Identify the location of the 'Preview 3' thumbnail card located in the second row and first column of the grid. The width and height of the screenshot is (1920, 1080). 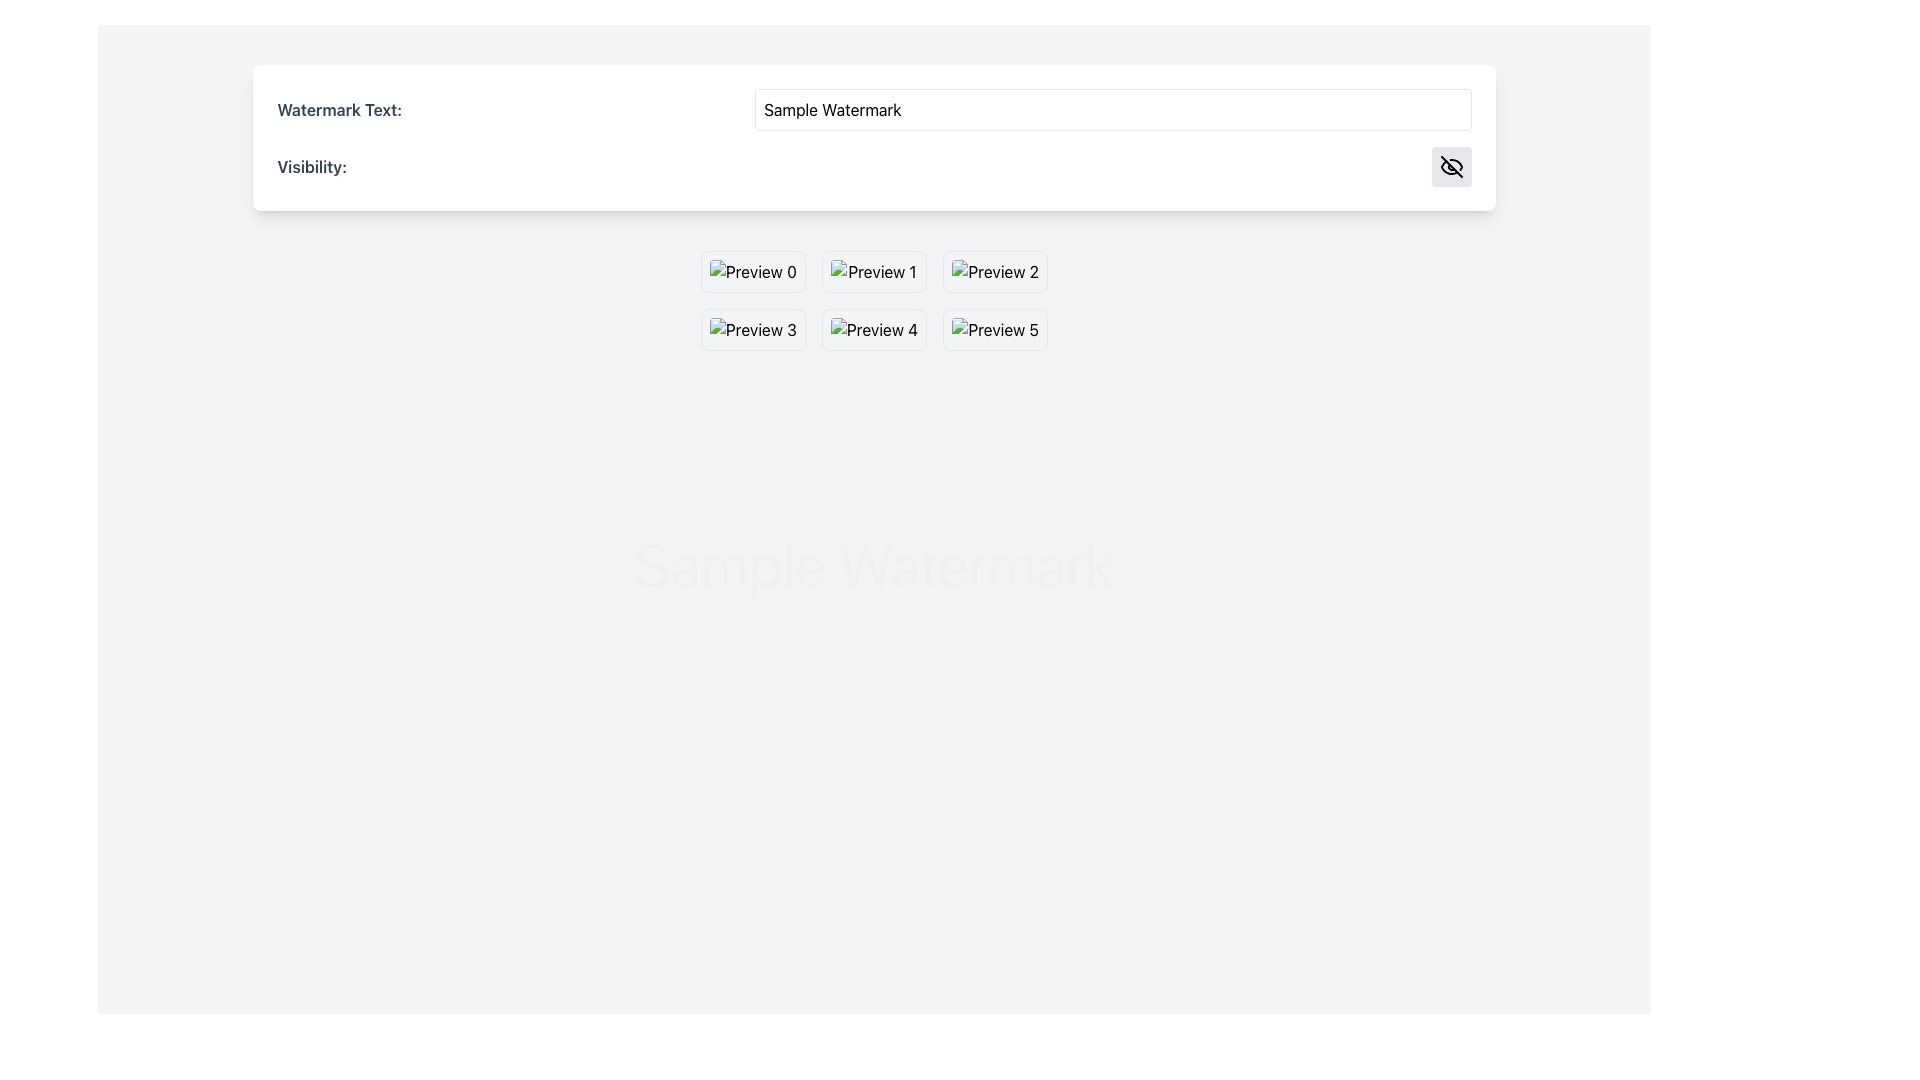
(752, 329).